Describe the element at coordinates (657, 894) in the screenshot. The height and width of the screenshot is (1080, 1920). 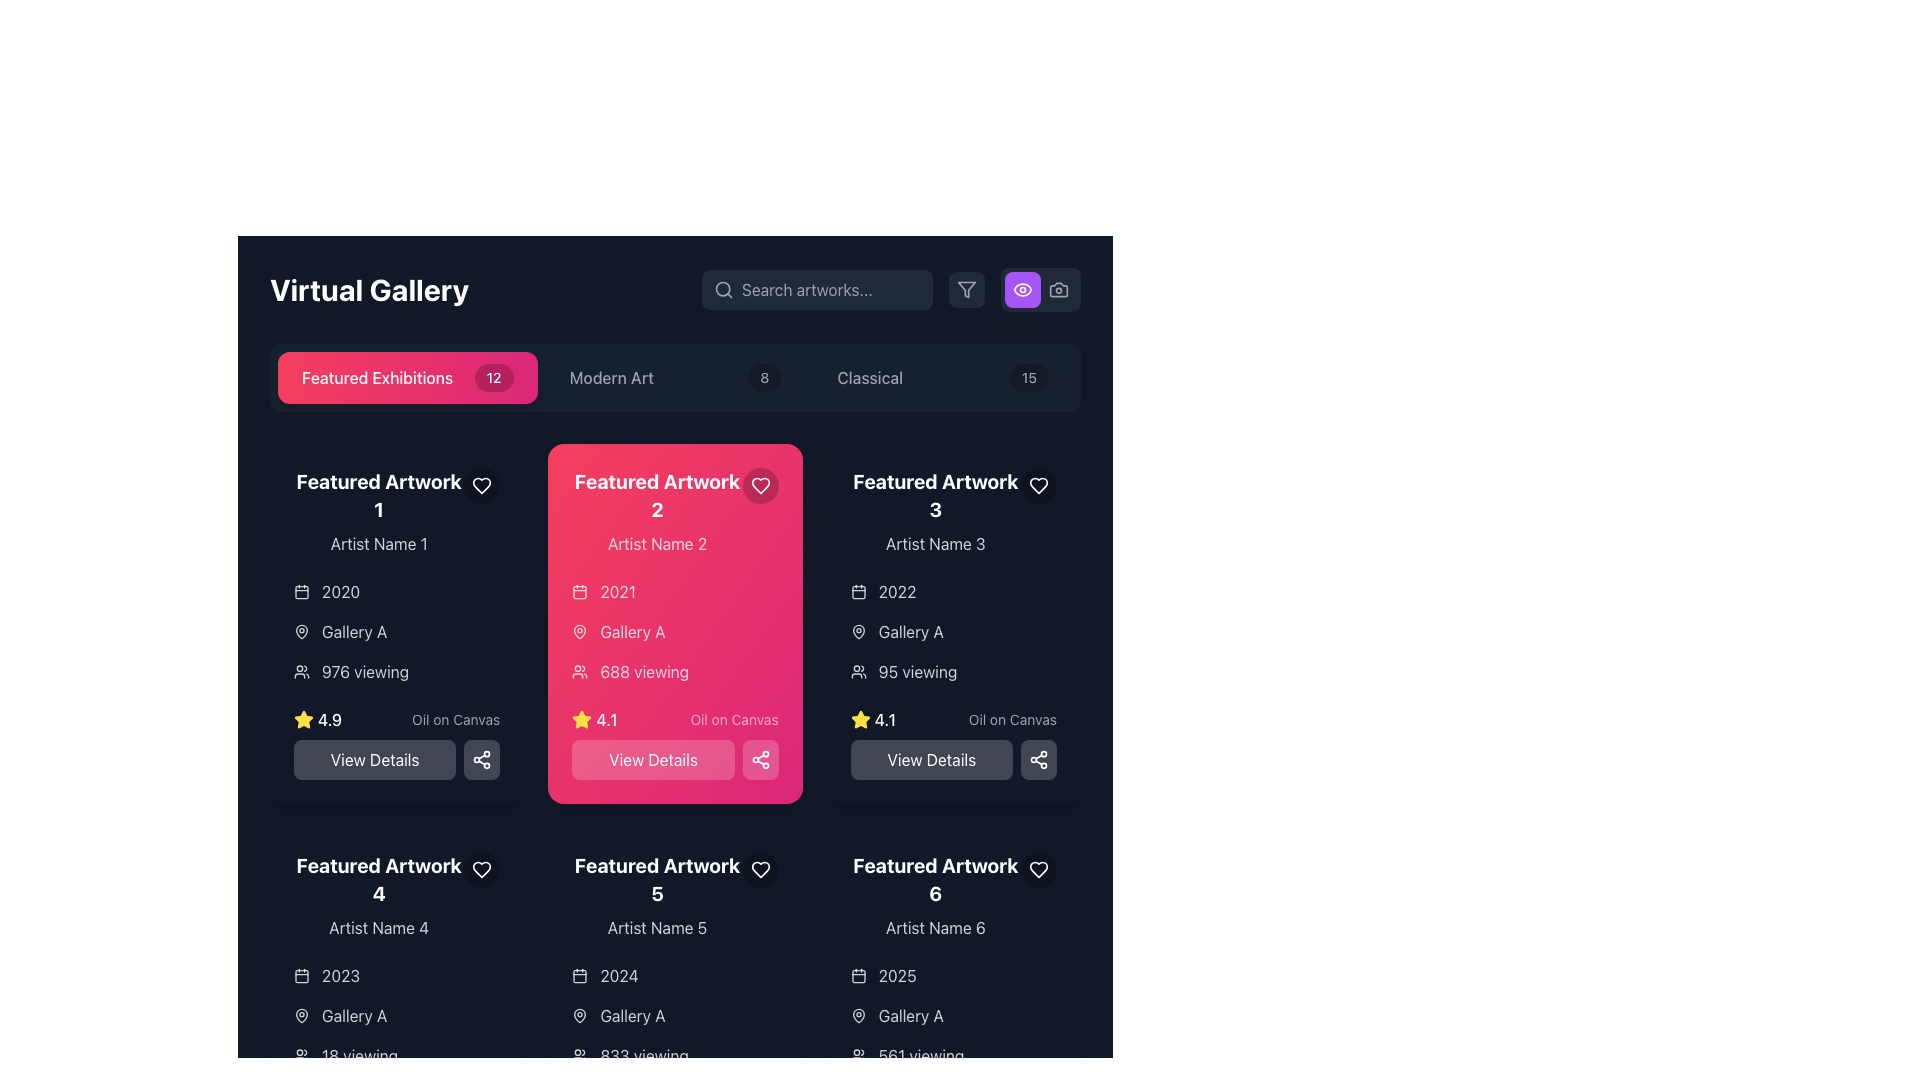
I see `displayed title and artist name of the artwork labeled 'Featured Artwork 5' from the Text Information Block located at the bottom-center column of the panel` at that location.